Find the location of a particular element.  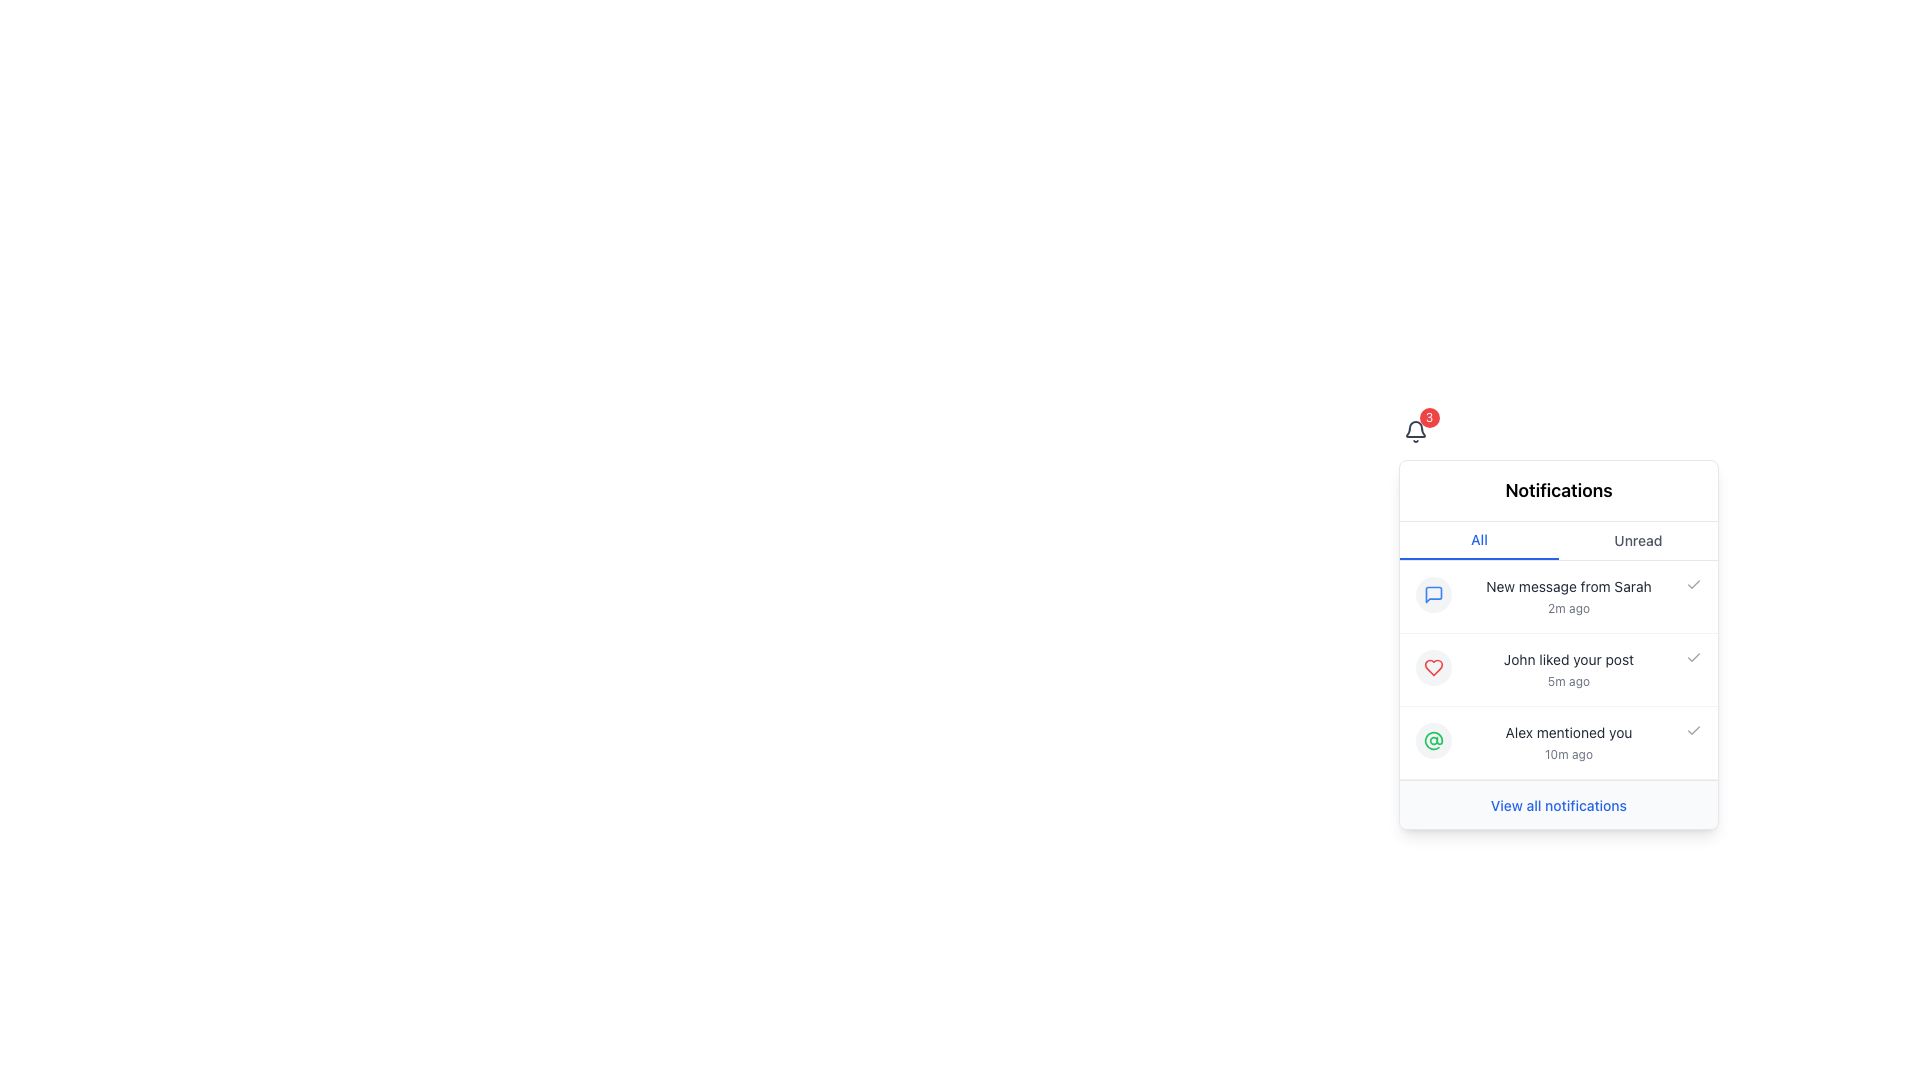

the small circular badge with a red background and white text indicating the number '3', located at the top-right corner of the bell icon in the notification toggle area is located at coordinates (1428, 416).